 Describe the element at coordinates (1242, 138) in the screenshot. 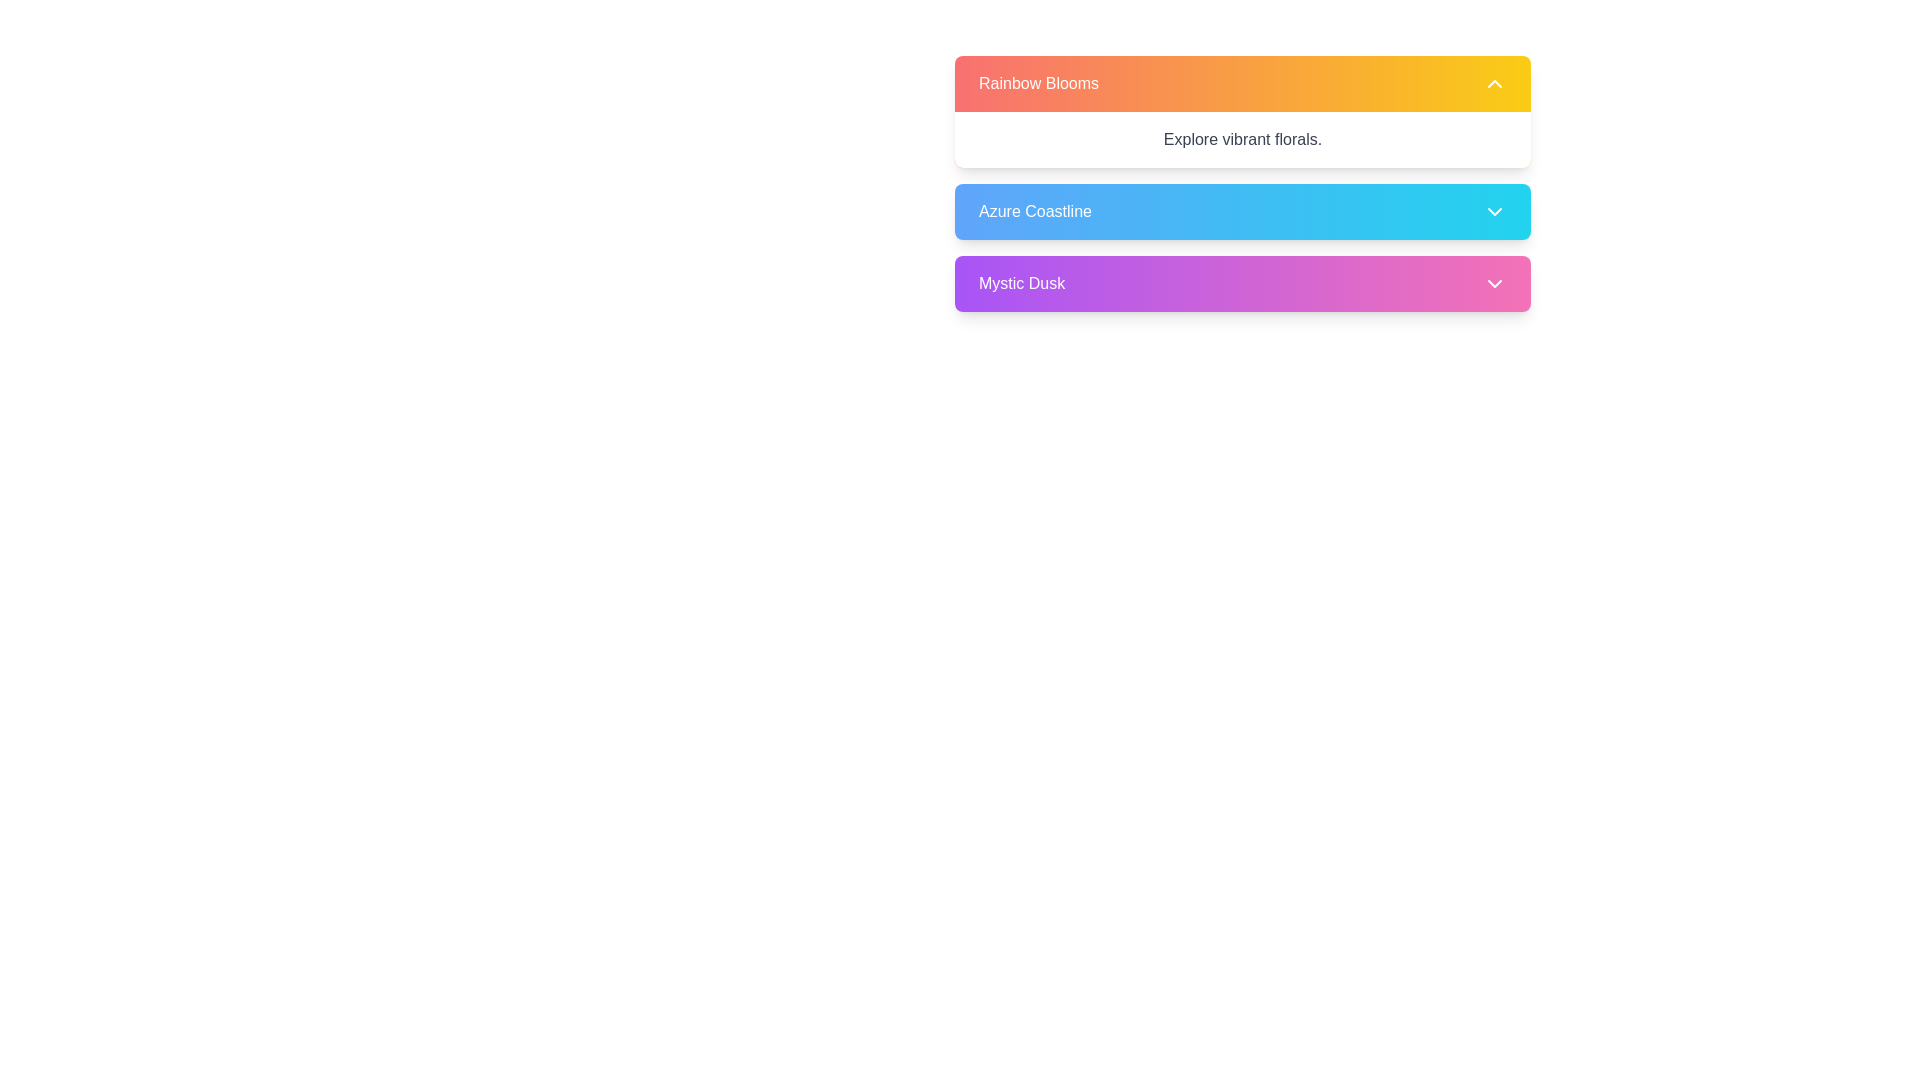

I see `descriptive text label located beneath the 'Rainbow Blooms' gradient header, which serves to provide additional context related to that section` at that location.